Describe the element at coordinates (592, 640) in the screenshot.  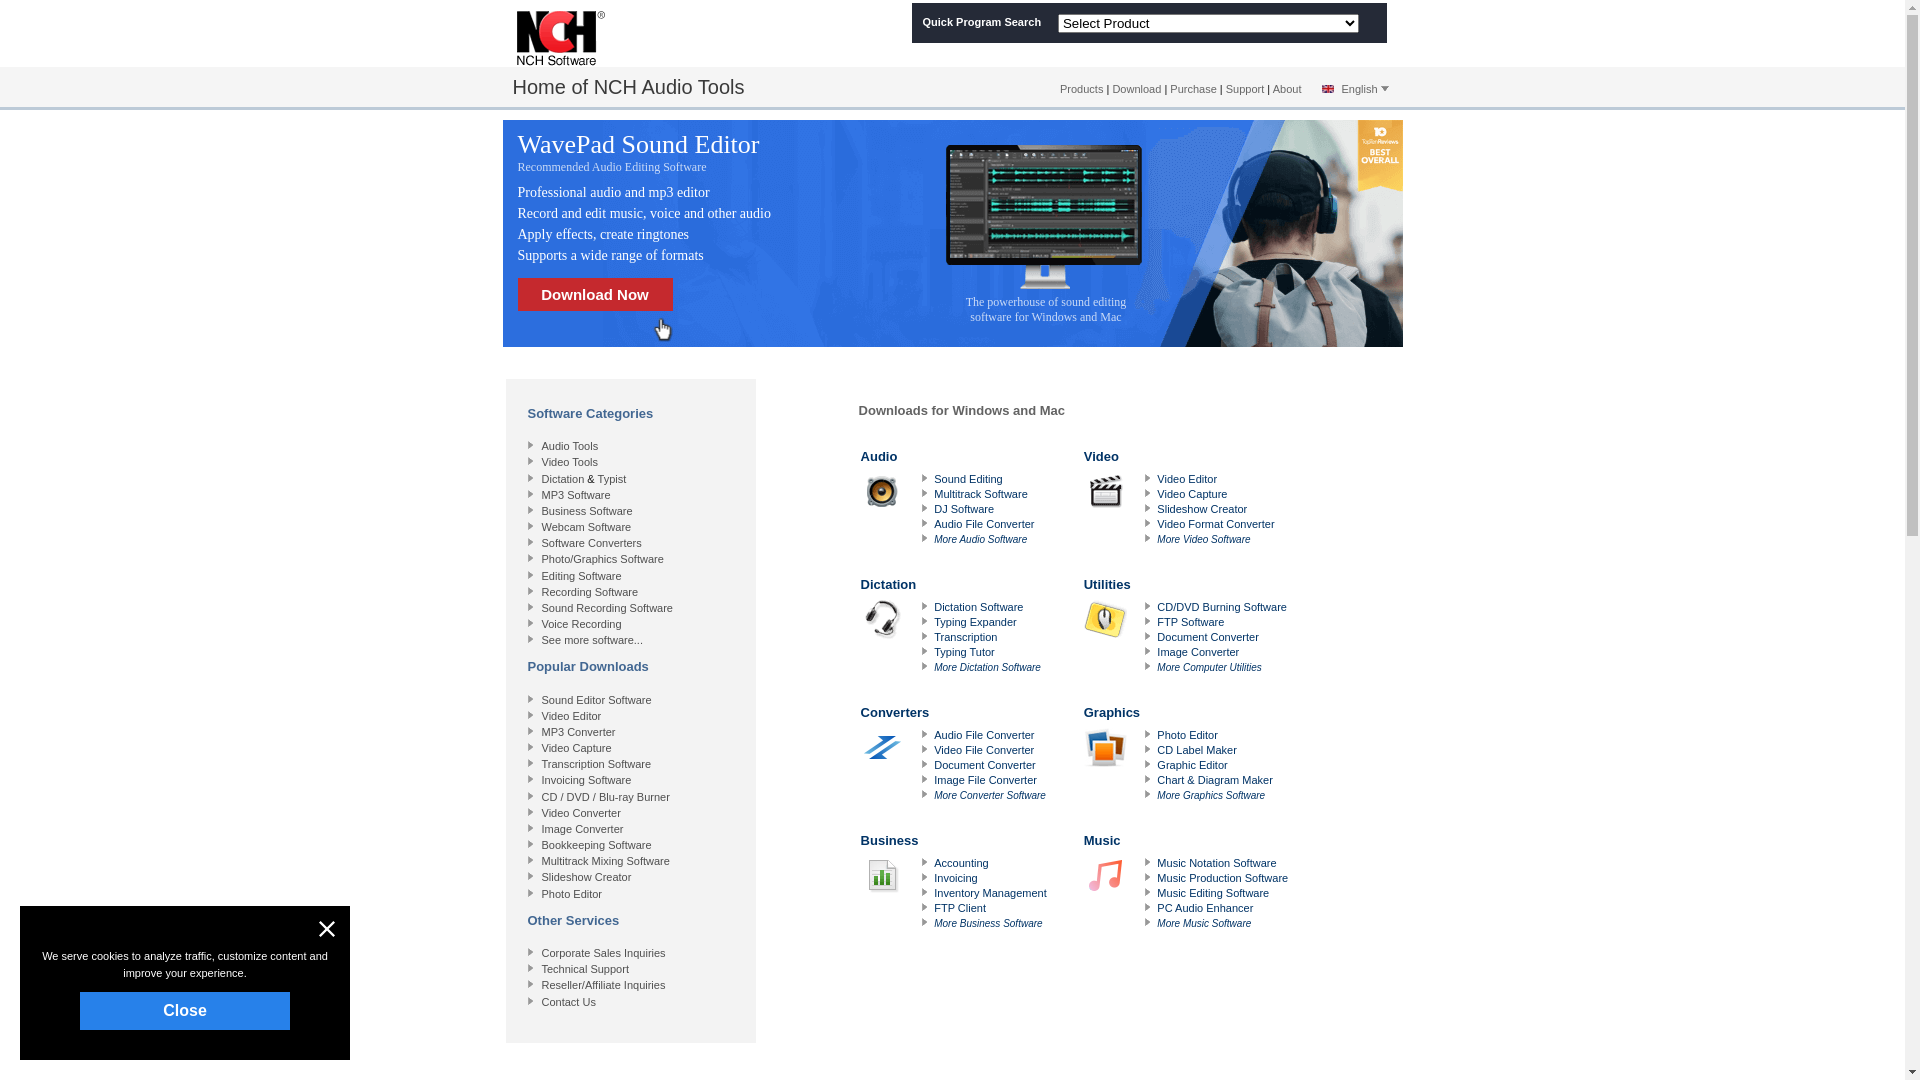
I see `'See more software...'` at that location.